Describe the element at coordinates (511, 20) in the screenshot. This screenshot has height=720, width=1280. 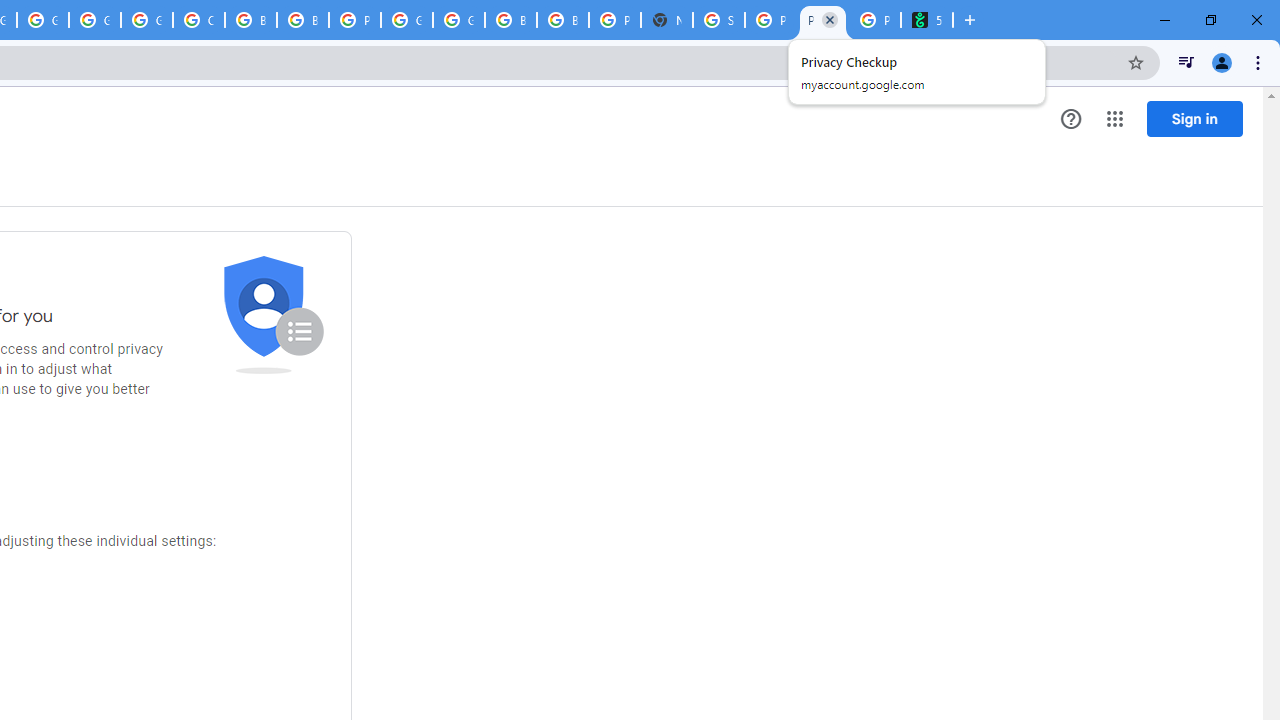
I see `'Browse Chrome as a guest - Computer - Google Chrome Help'` at that location.